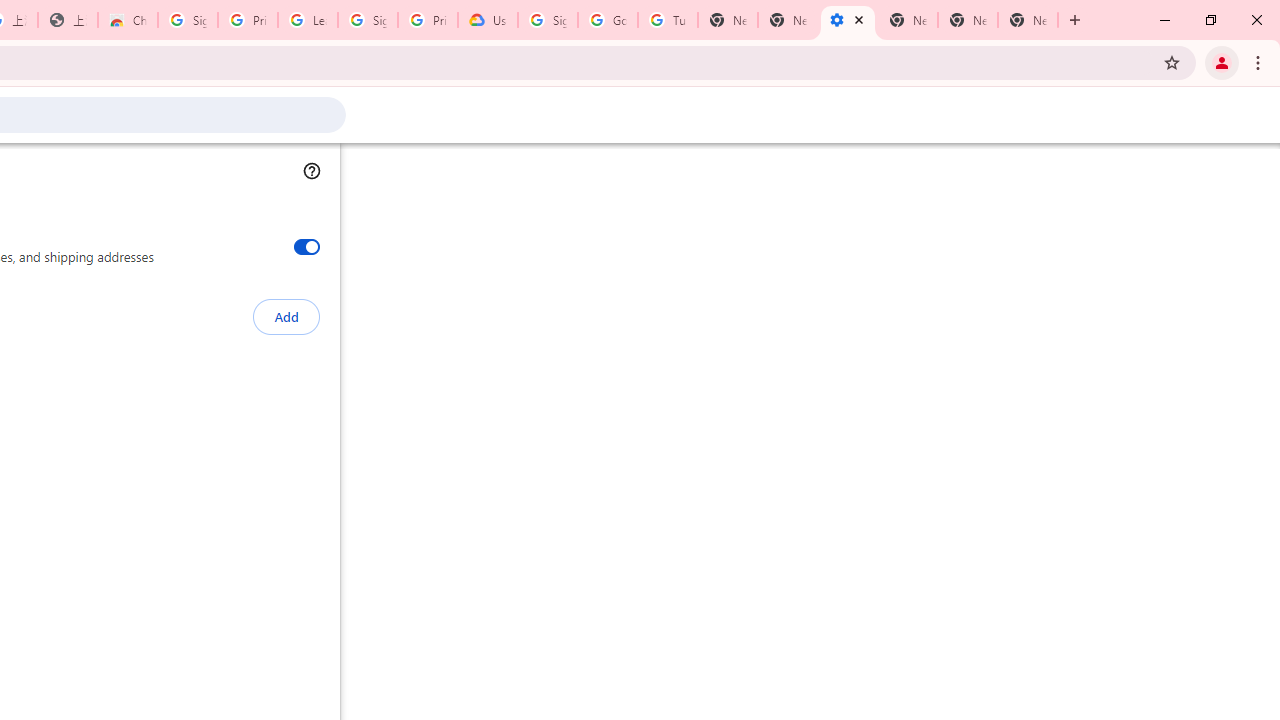 The height and width of the screenshot is (720, 1280). Describe the element at coordinates (1028, 20) in the screenshot. I see `'New Tab'` at that location.